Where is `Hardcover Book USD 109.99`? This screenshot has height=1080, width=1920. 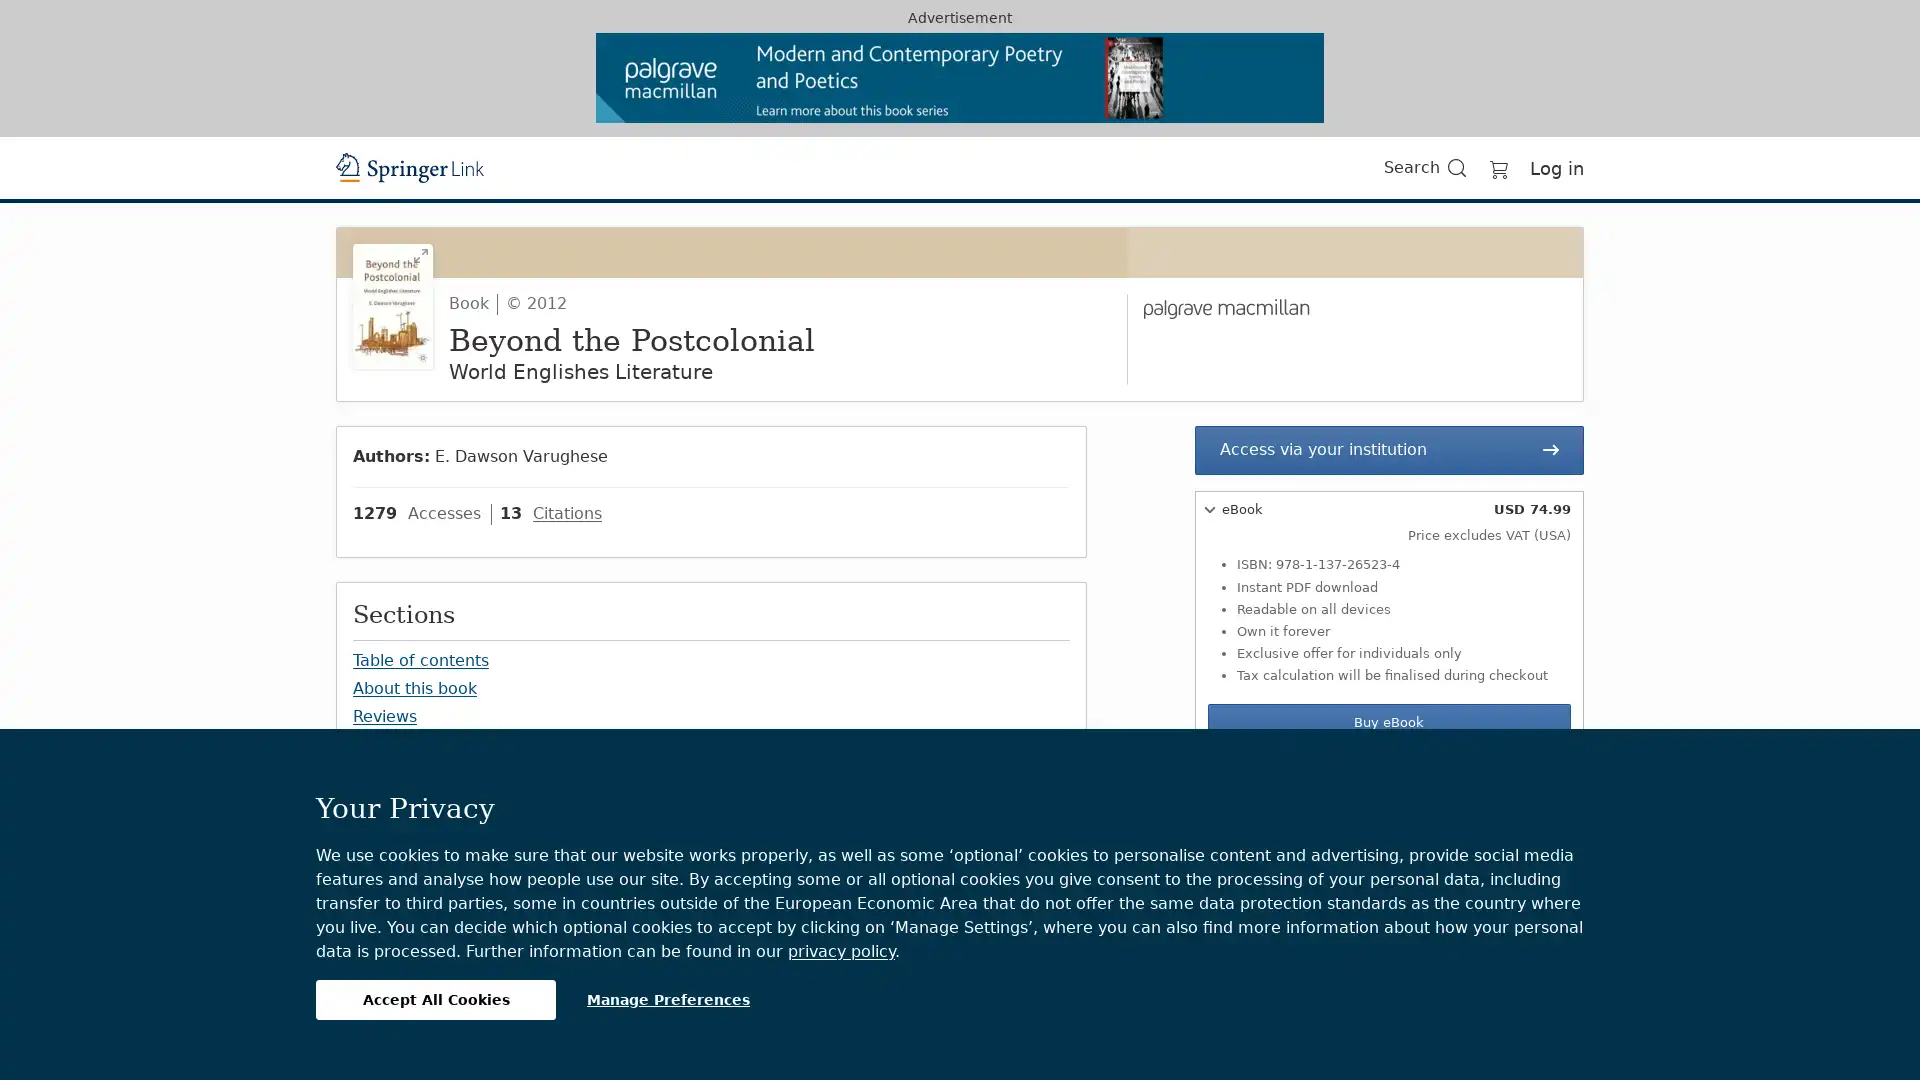
Hardcover Book USD 109.99 is located at coordinates (1387, 806).